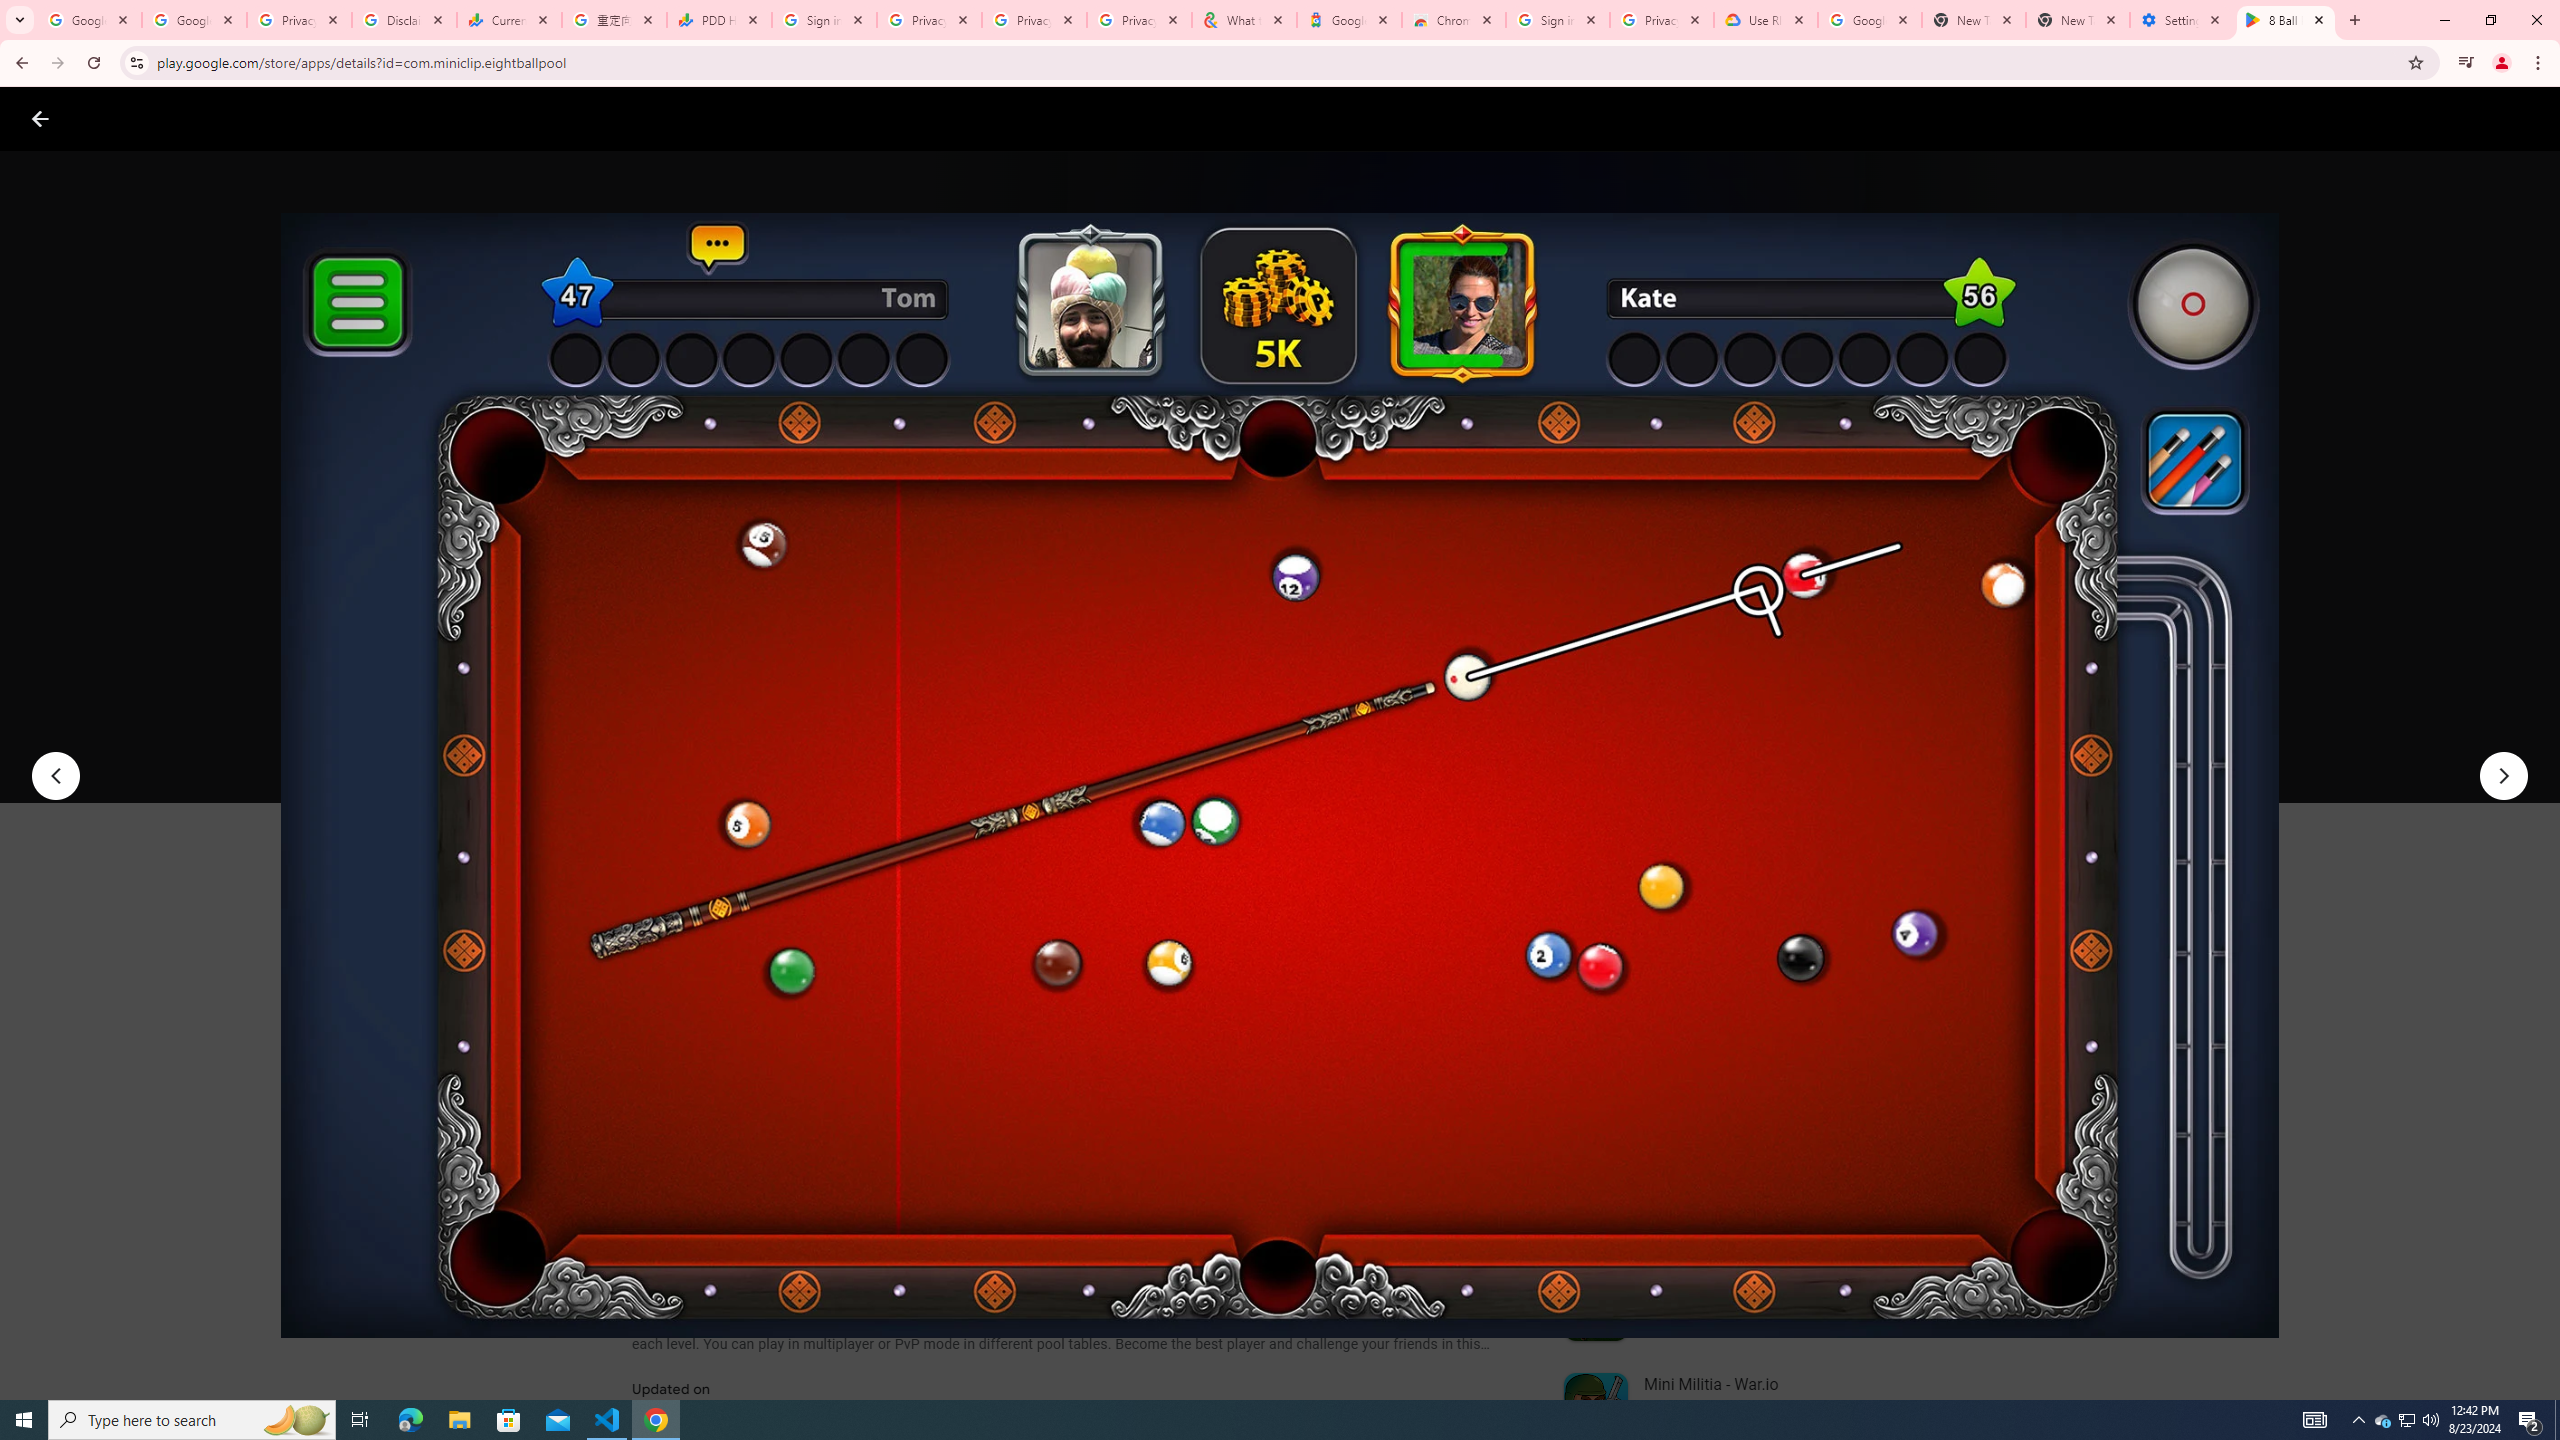 The image size is (2560, 1440). Describe the element at coordinates (2503, 775) in the screenshot. I see `'Next'` at that location.